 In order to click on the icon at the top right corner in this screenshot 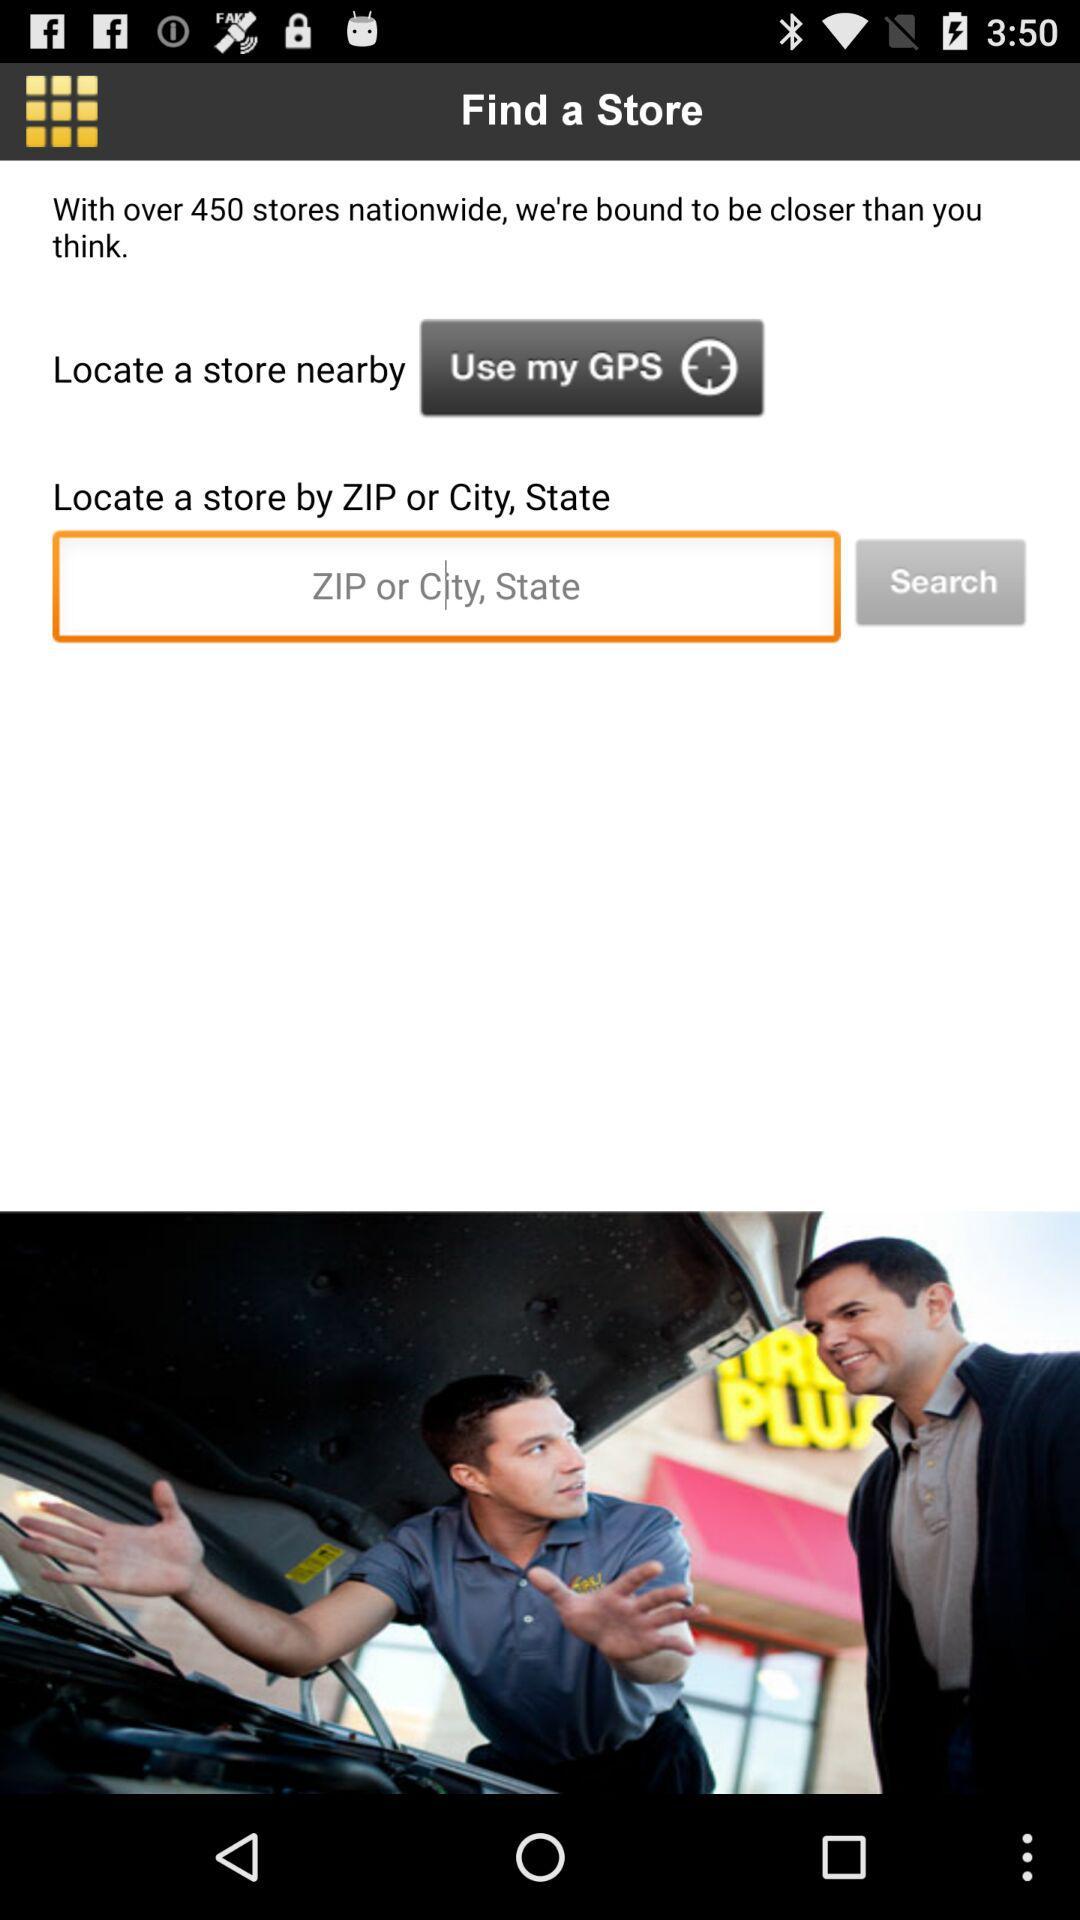, I will do `click(940, 582)`.